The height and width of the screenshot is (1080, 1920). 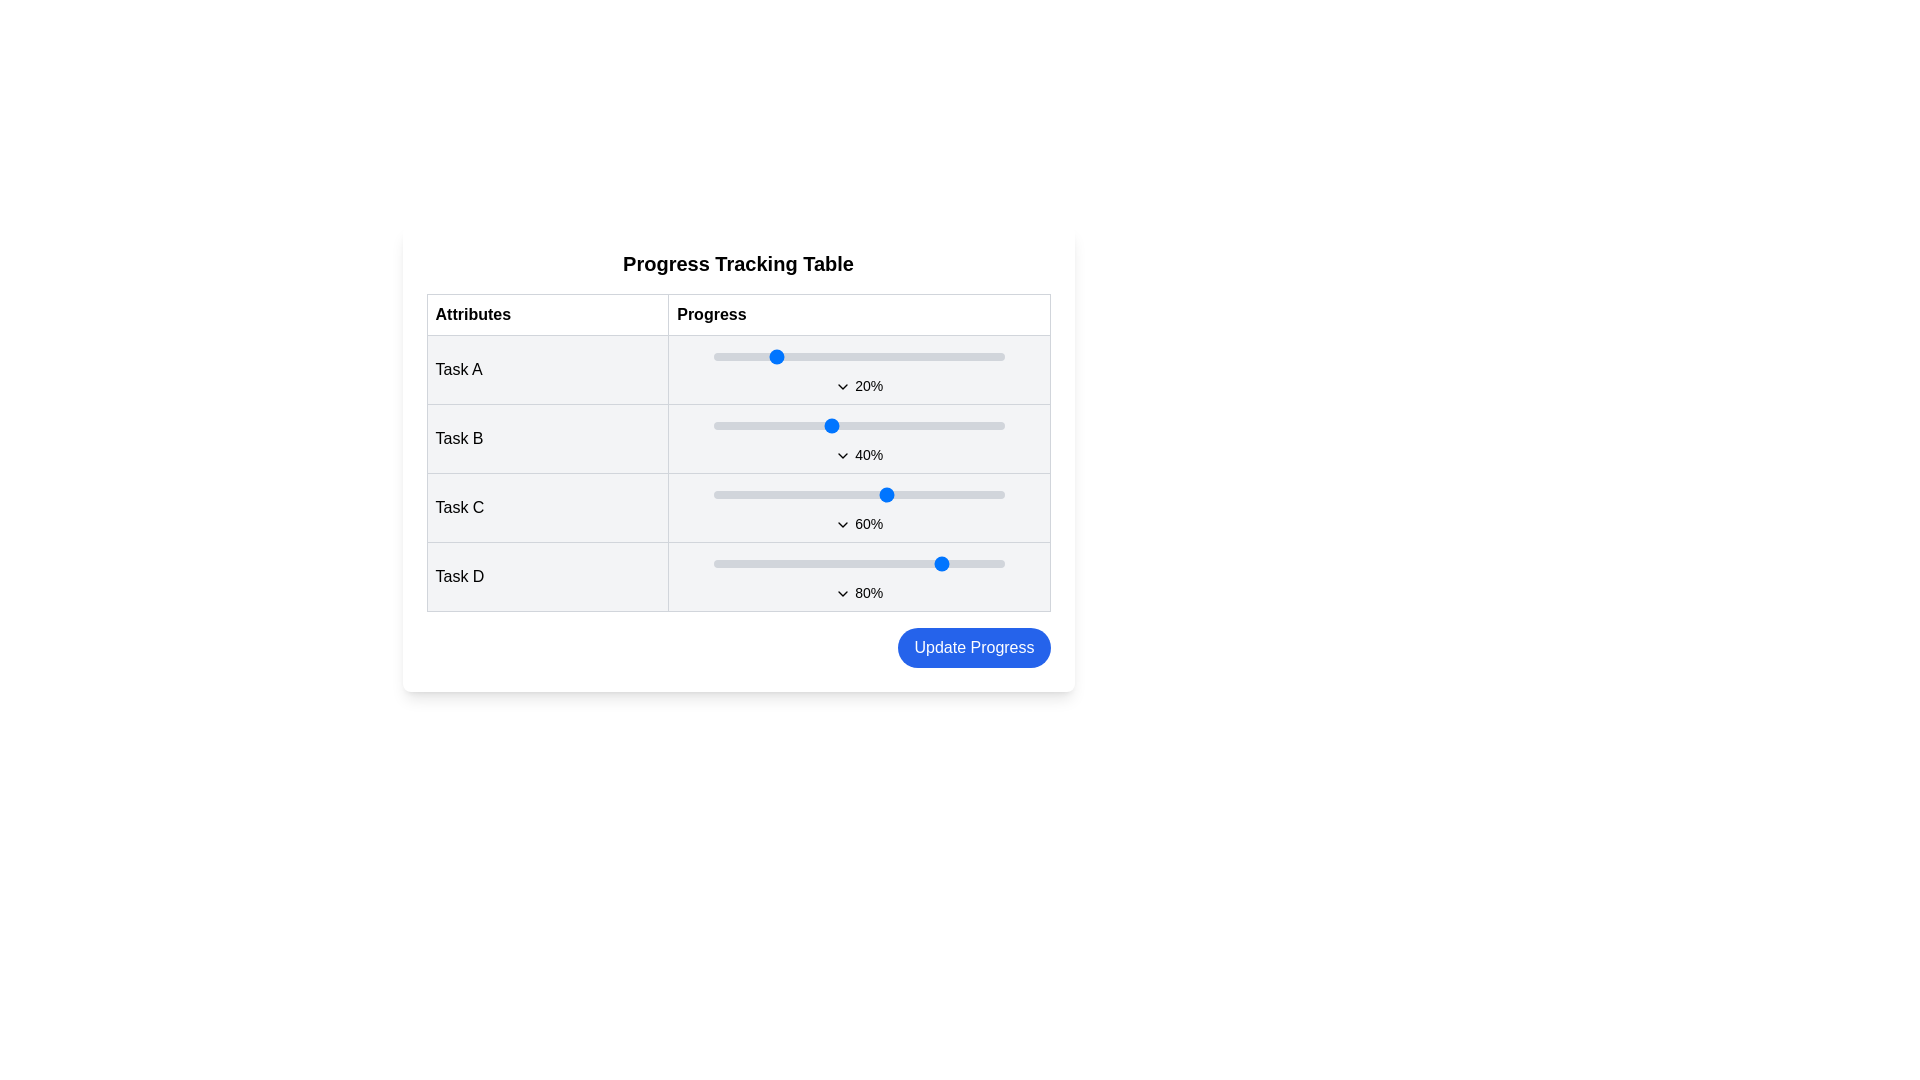 What do you see at coordinates (913, 494) in the screenshot?
I see `the progress for Task C` at bounding box center [913, 494].